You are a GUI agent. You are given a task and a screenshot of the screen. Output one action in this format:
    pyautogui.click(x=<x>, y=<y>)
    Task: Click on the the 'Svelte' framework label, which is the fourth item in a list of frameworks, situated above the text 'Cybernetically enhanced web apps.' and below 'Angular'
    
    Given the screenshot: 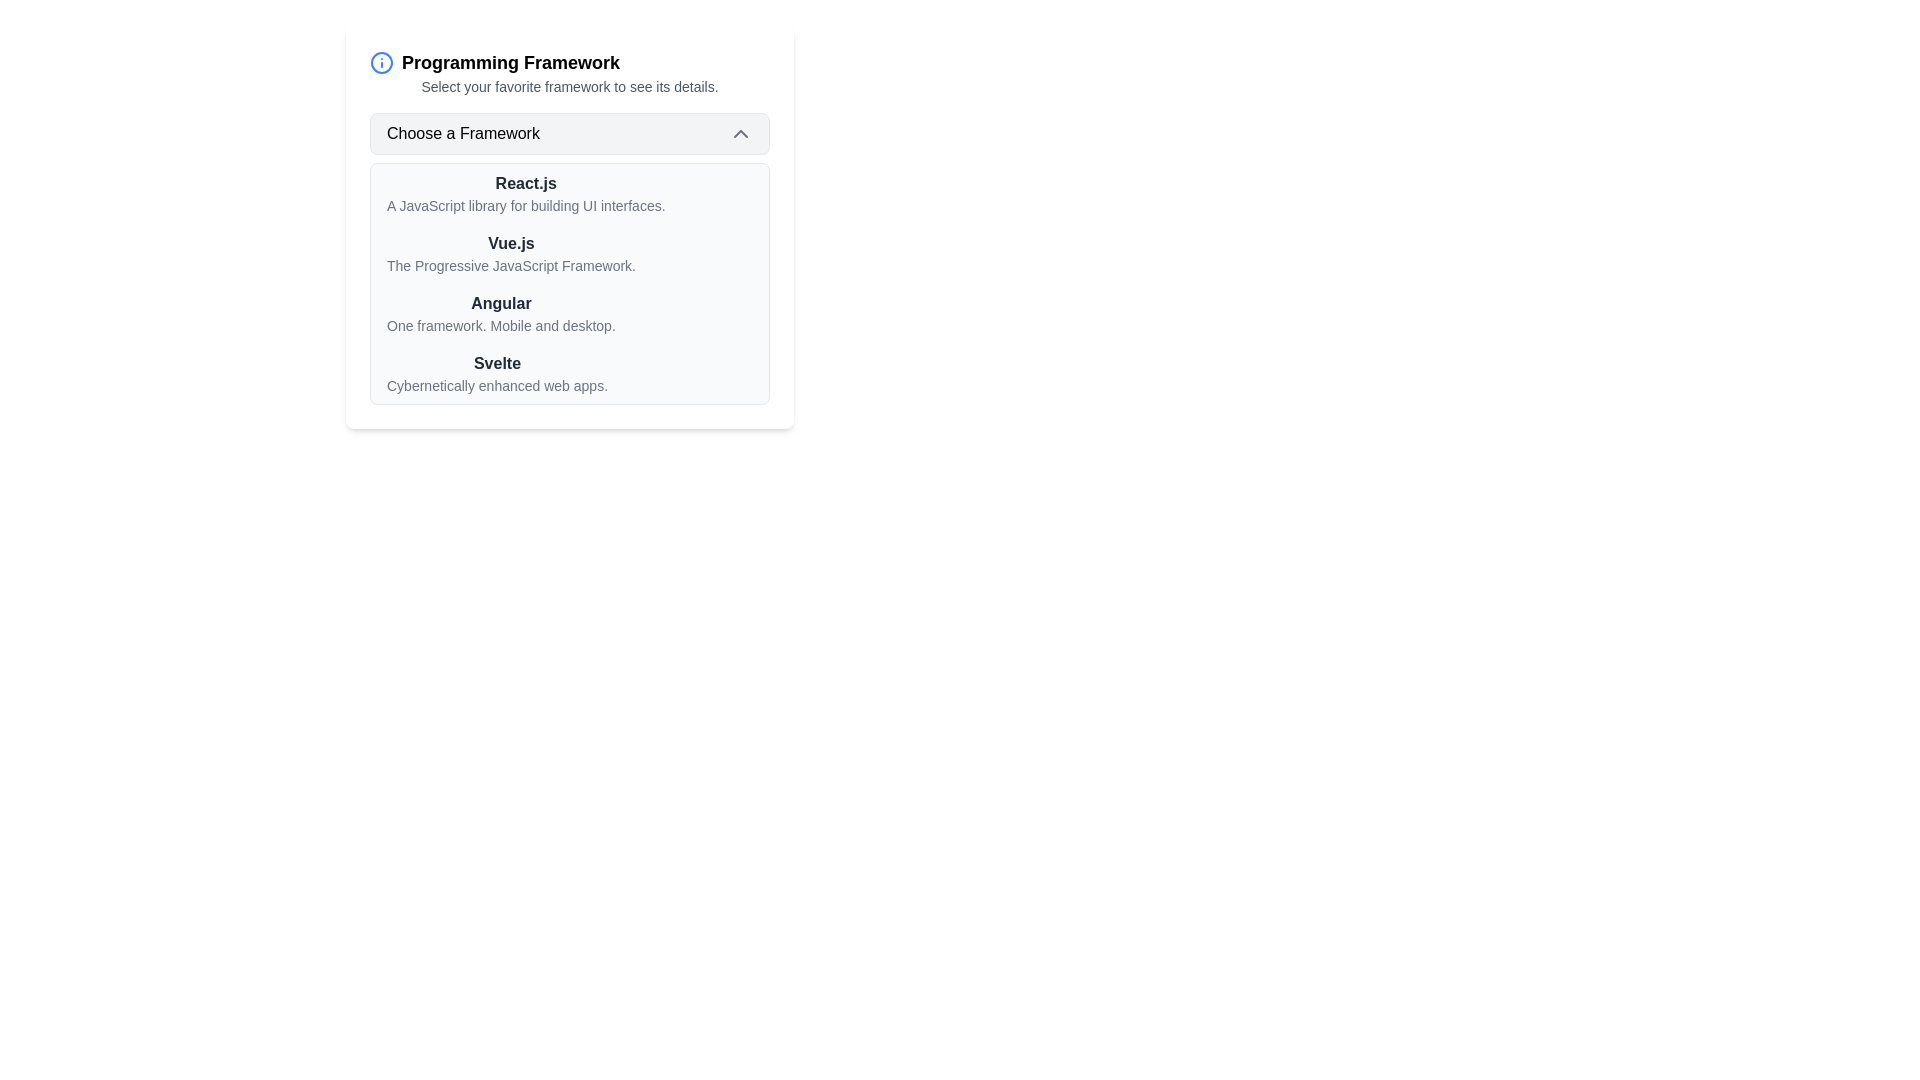 What is the action you would take?
    pyautogui.click(x=497, y=363)
    